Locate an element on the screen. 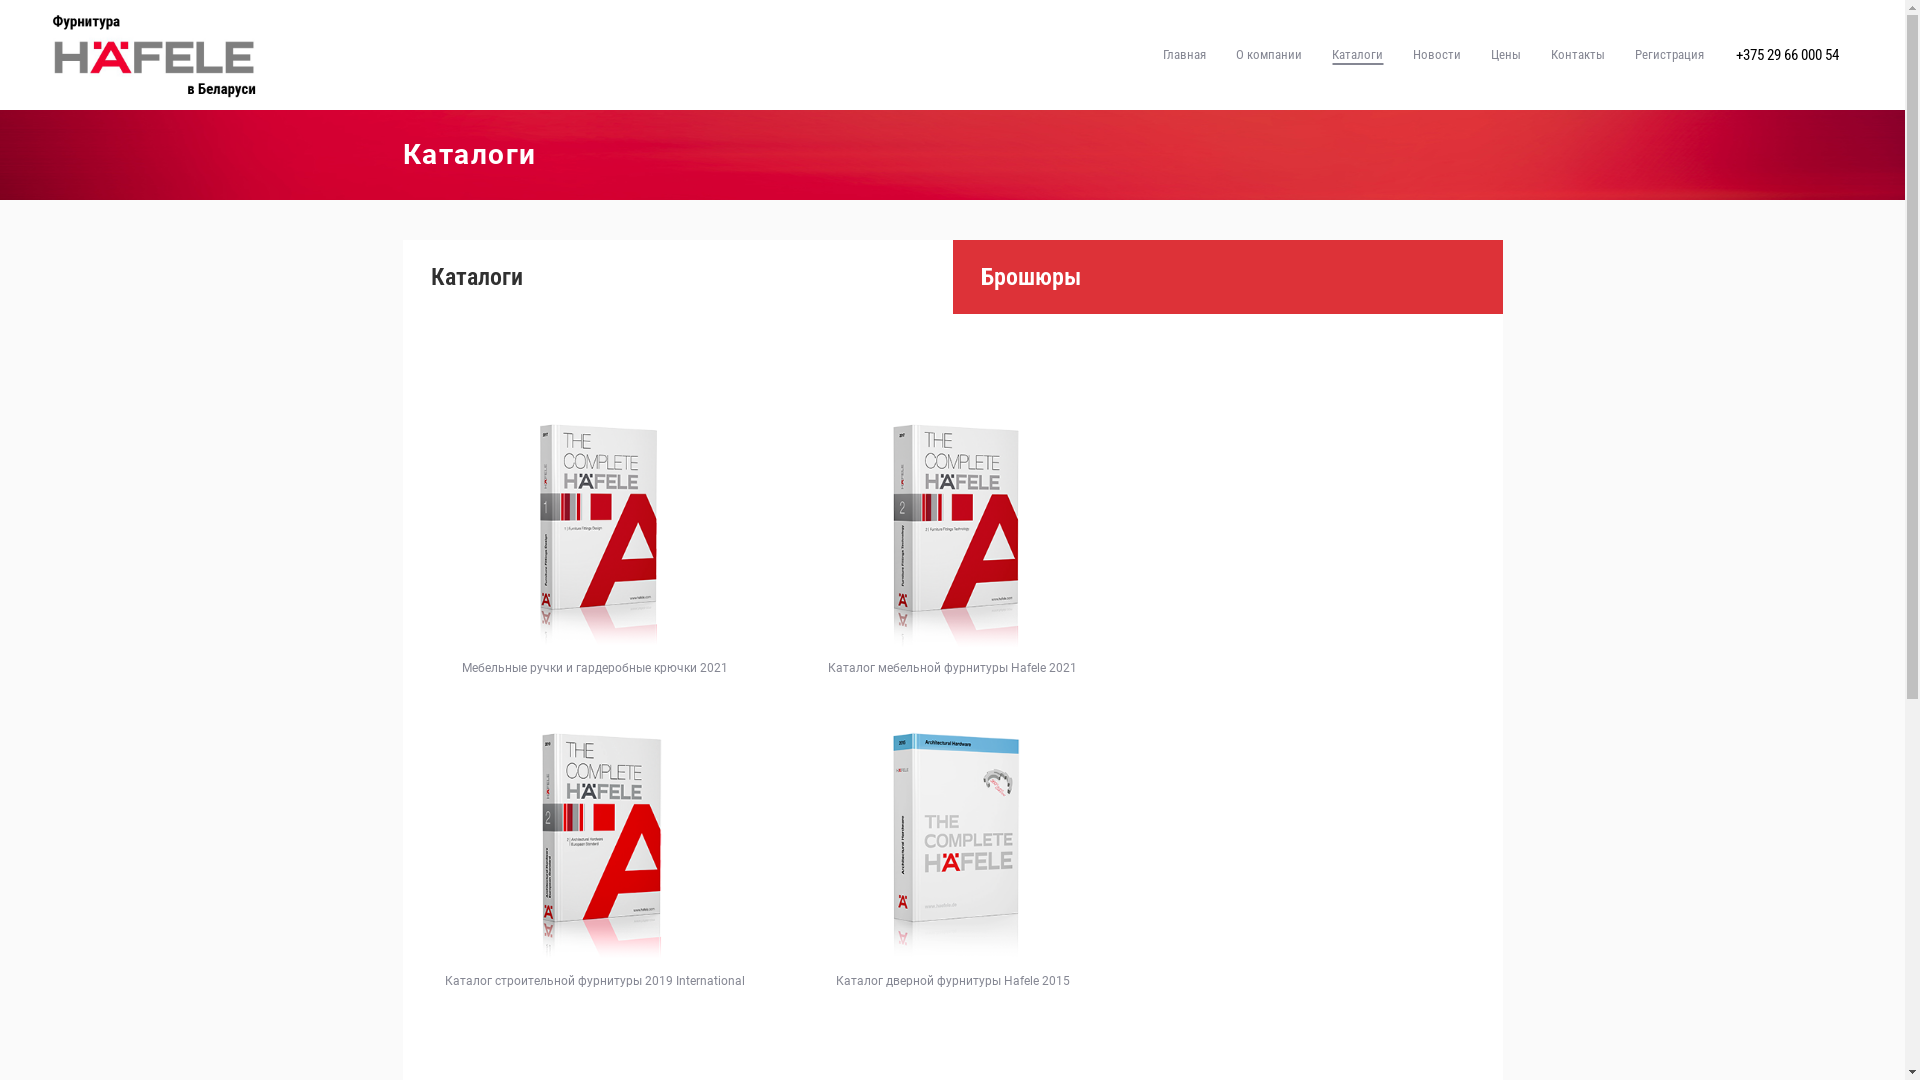 The image size is (1920, 1080). '+375 29 66 000 54' is located at coordinates (1787, 53).